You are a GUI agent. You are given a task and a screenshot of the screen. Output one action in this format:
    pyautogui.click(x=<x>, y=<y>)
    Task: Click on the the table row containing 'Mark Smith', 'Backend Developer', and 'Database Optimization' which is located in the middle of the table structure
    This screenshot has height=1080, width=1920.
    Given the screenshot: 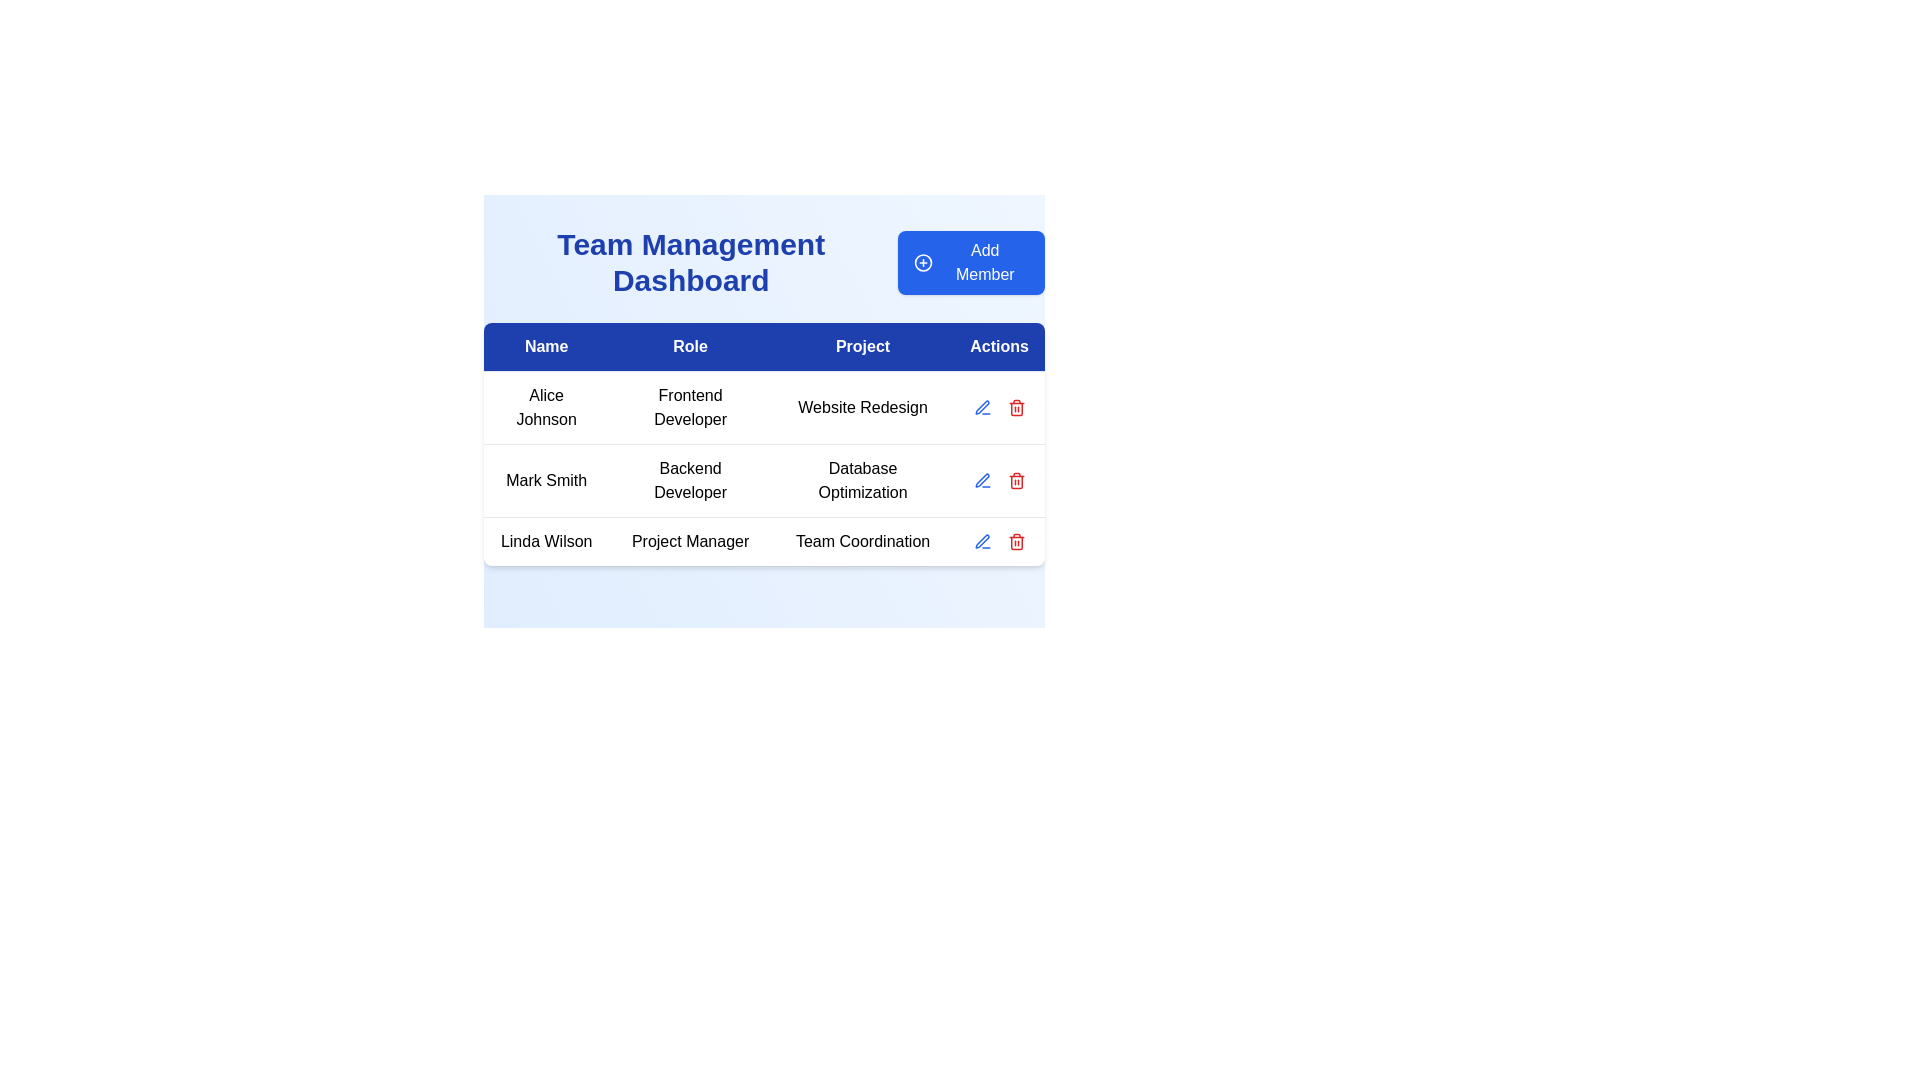 What is the action you would take?
    pyautogui.click(x=763, y=468)
    